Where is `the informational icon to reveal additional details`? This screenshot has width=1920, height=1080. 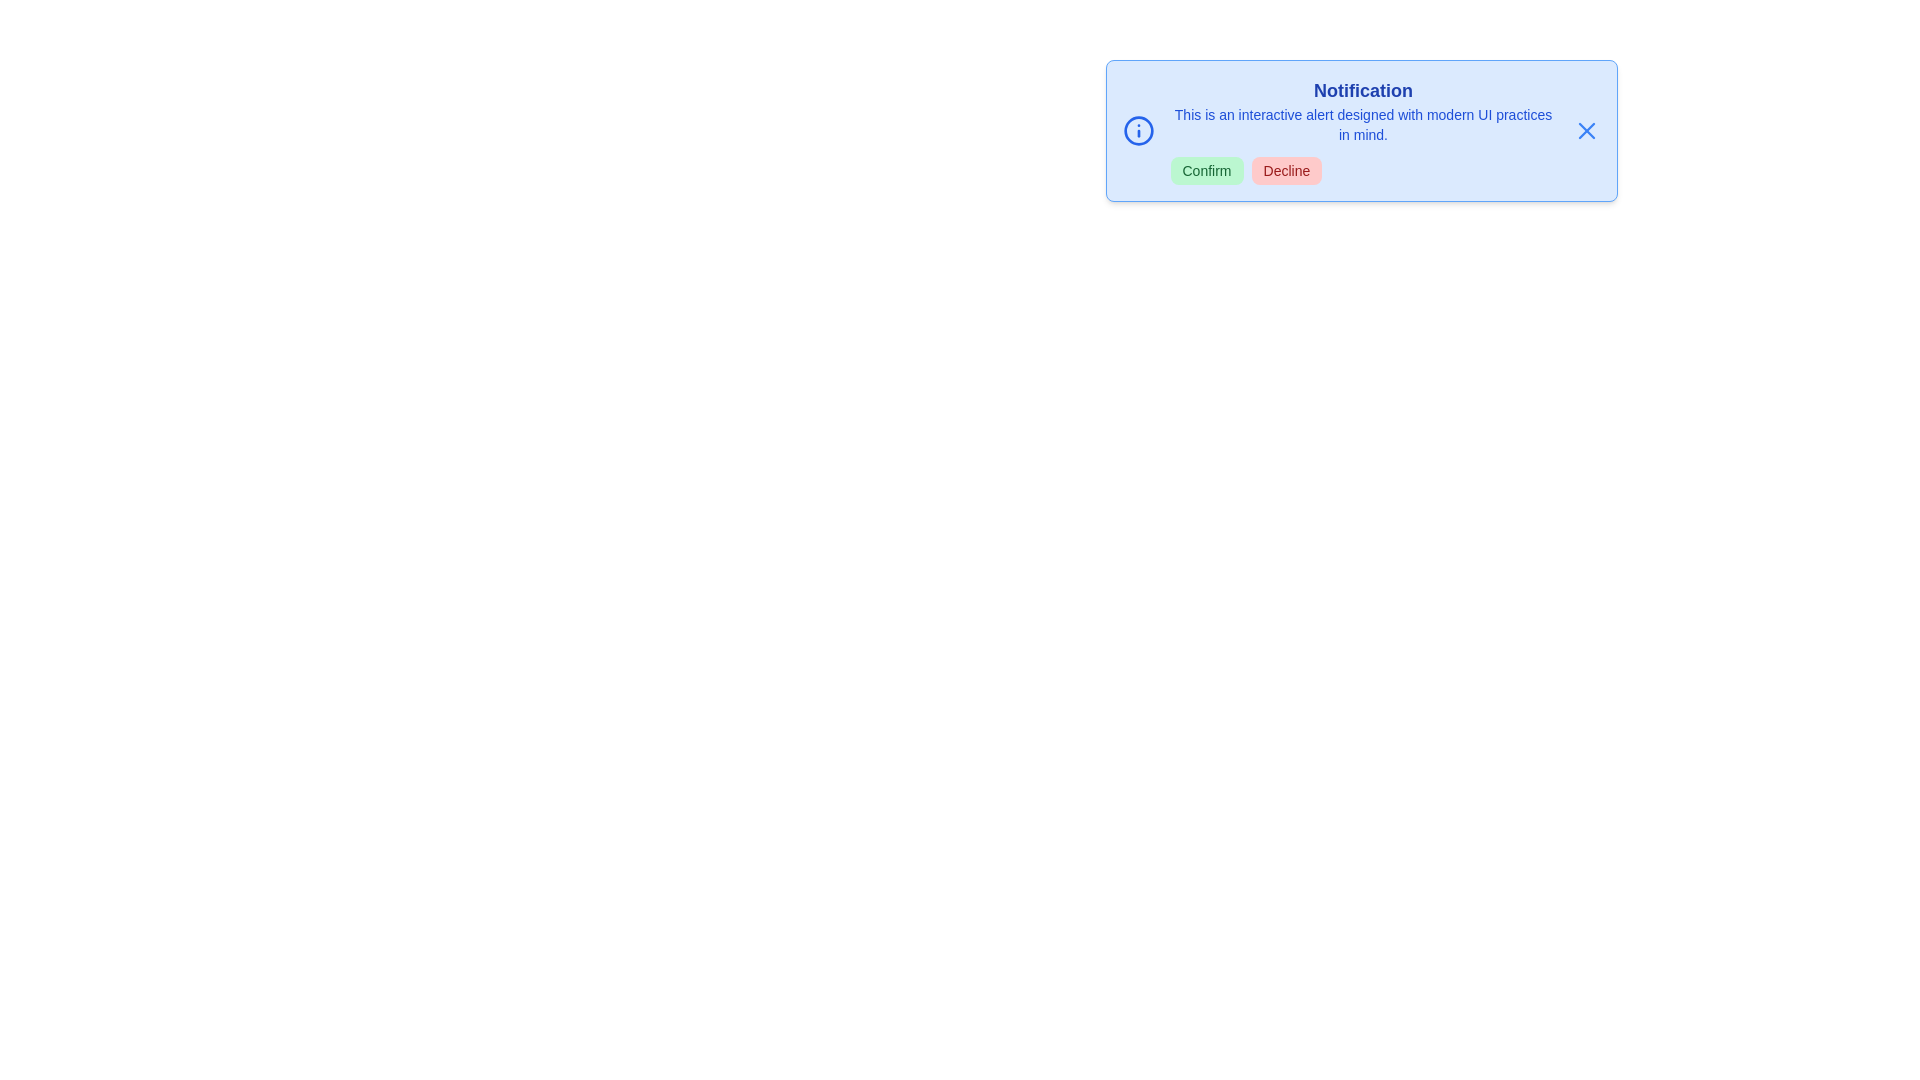
the informational icon to reveal additional details is located at coordinates (1138, 131).